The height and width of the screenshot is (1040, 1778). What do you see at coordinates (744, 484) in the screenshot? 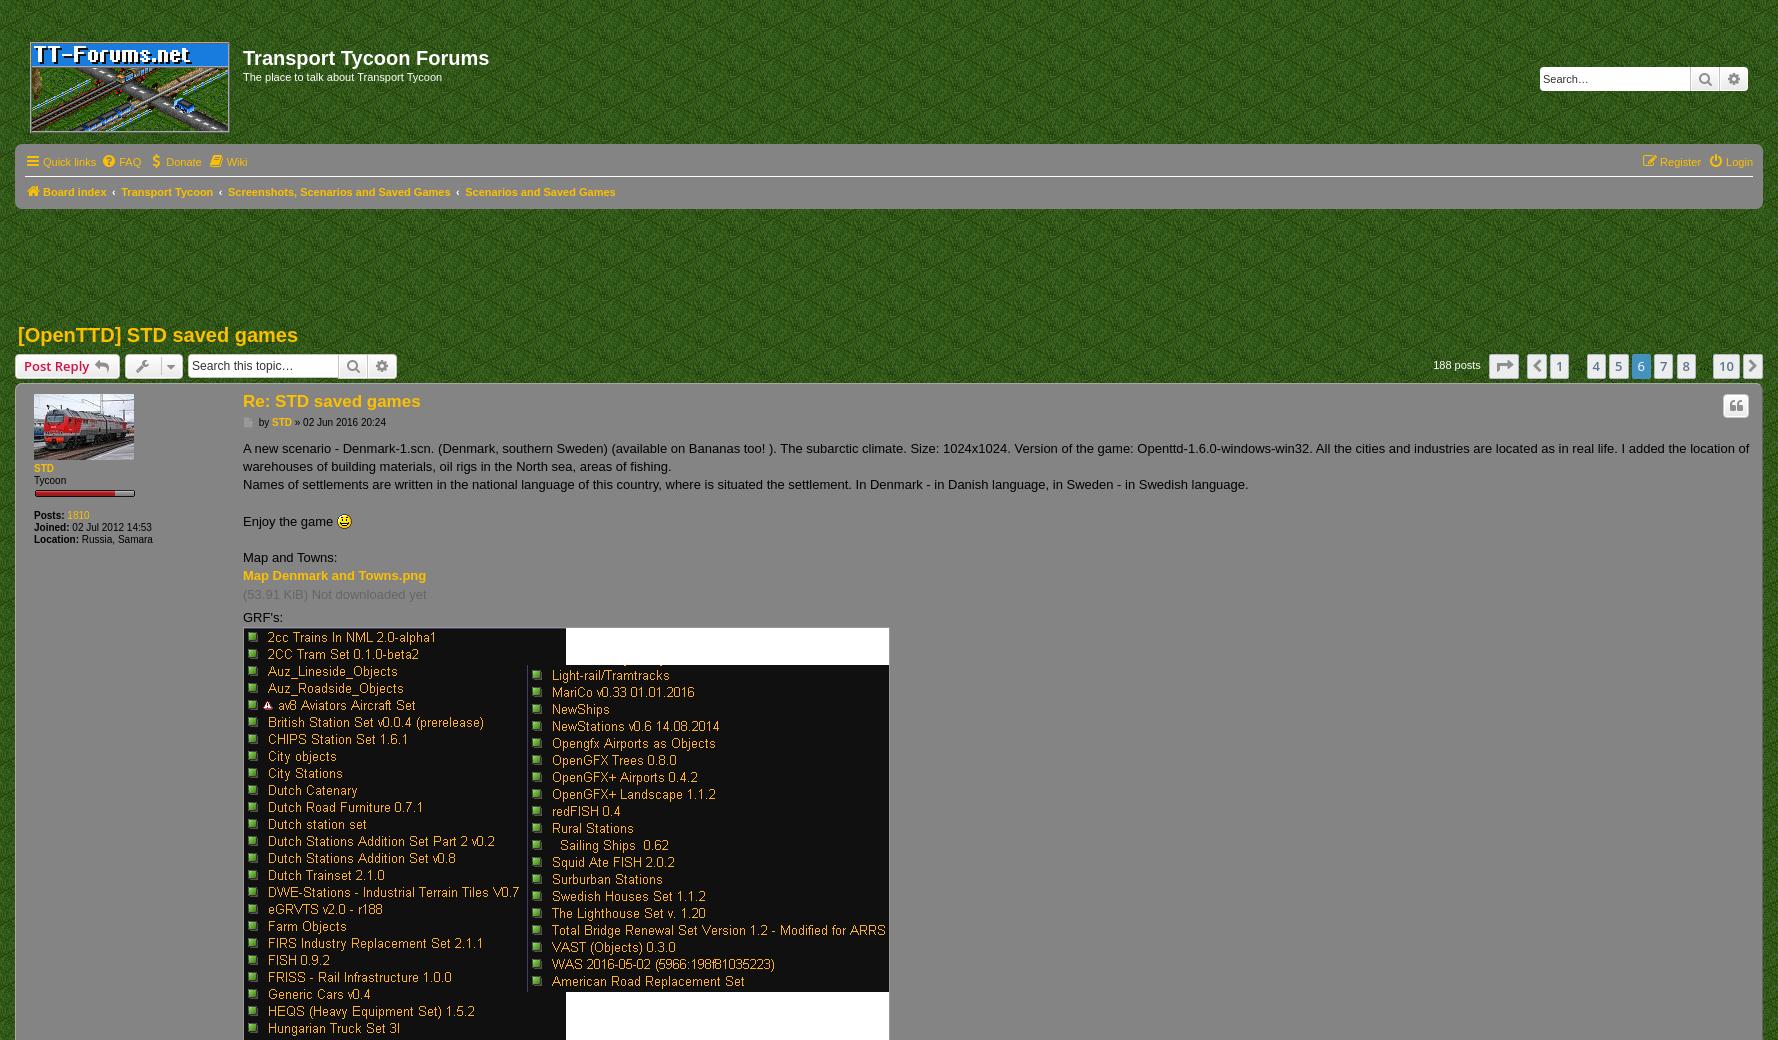
I see `'Names of settlements are written in the national language of this country, where is situated the settlement. In Denmark - in Danish language, in Sweden - in Swedish language.'` at bounding box center [744, 484].